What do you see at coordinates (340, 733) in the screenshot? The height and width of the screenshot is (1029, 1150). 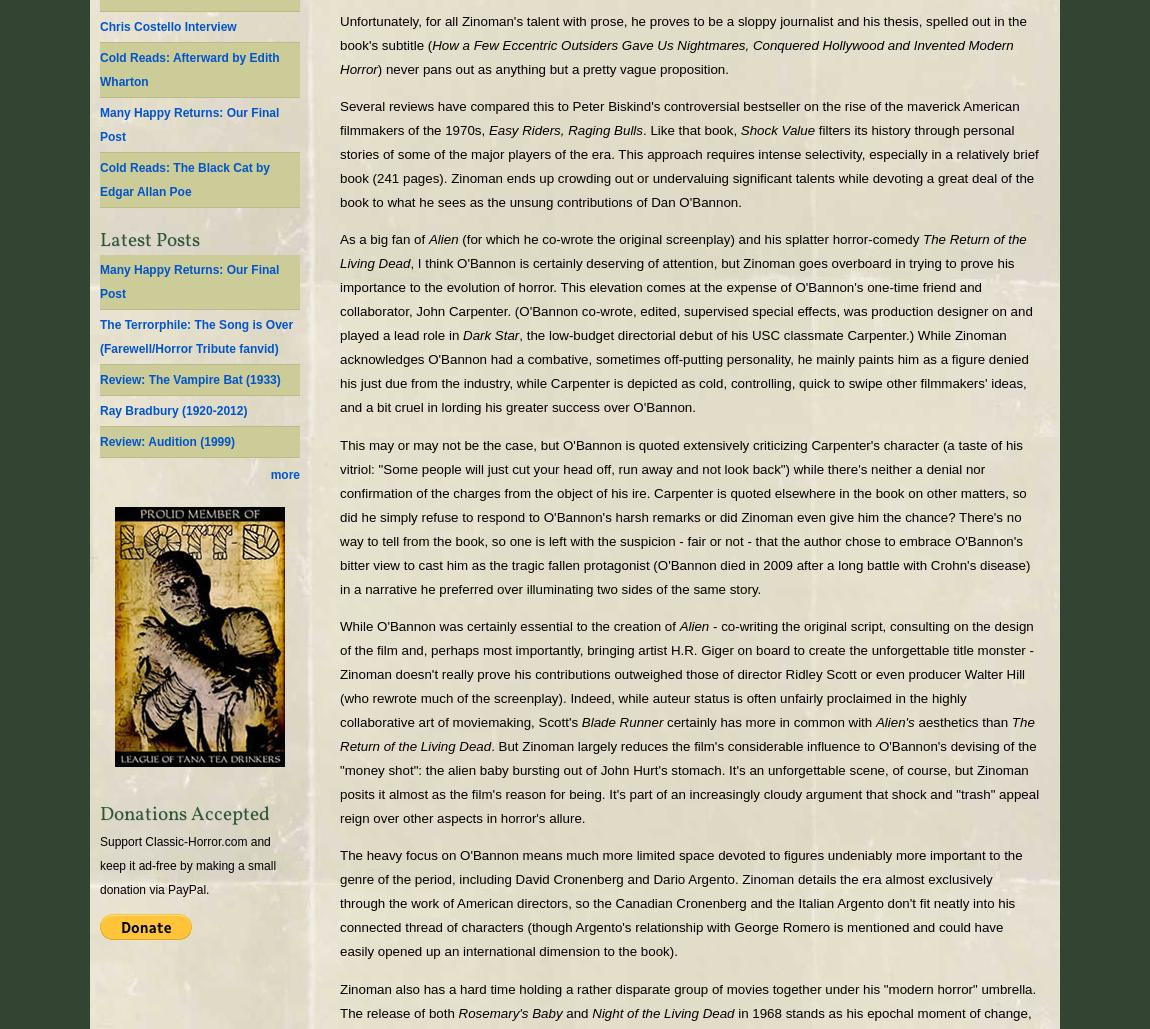 I see `'The Return of the Living Dead'` at bounding box center [340, 733].